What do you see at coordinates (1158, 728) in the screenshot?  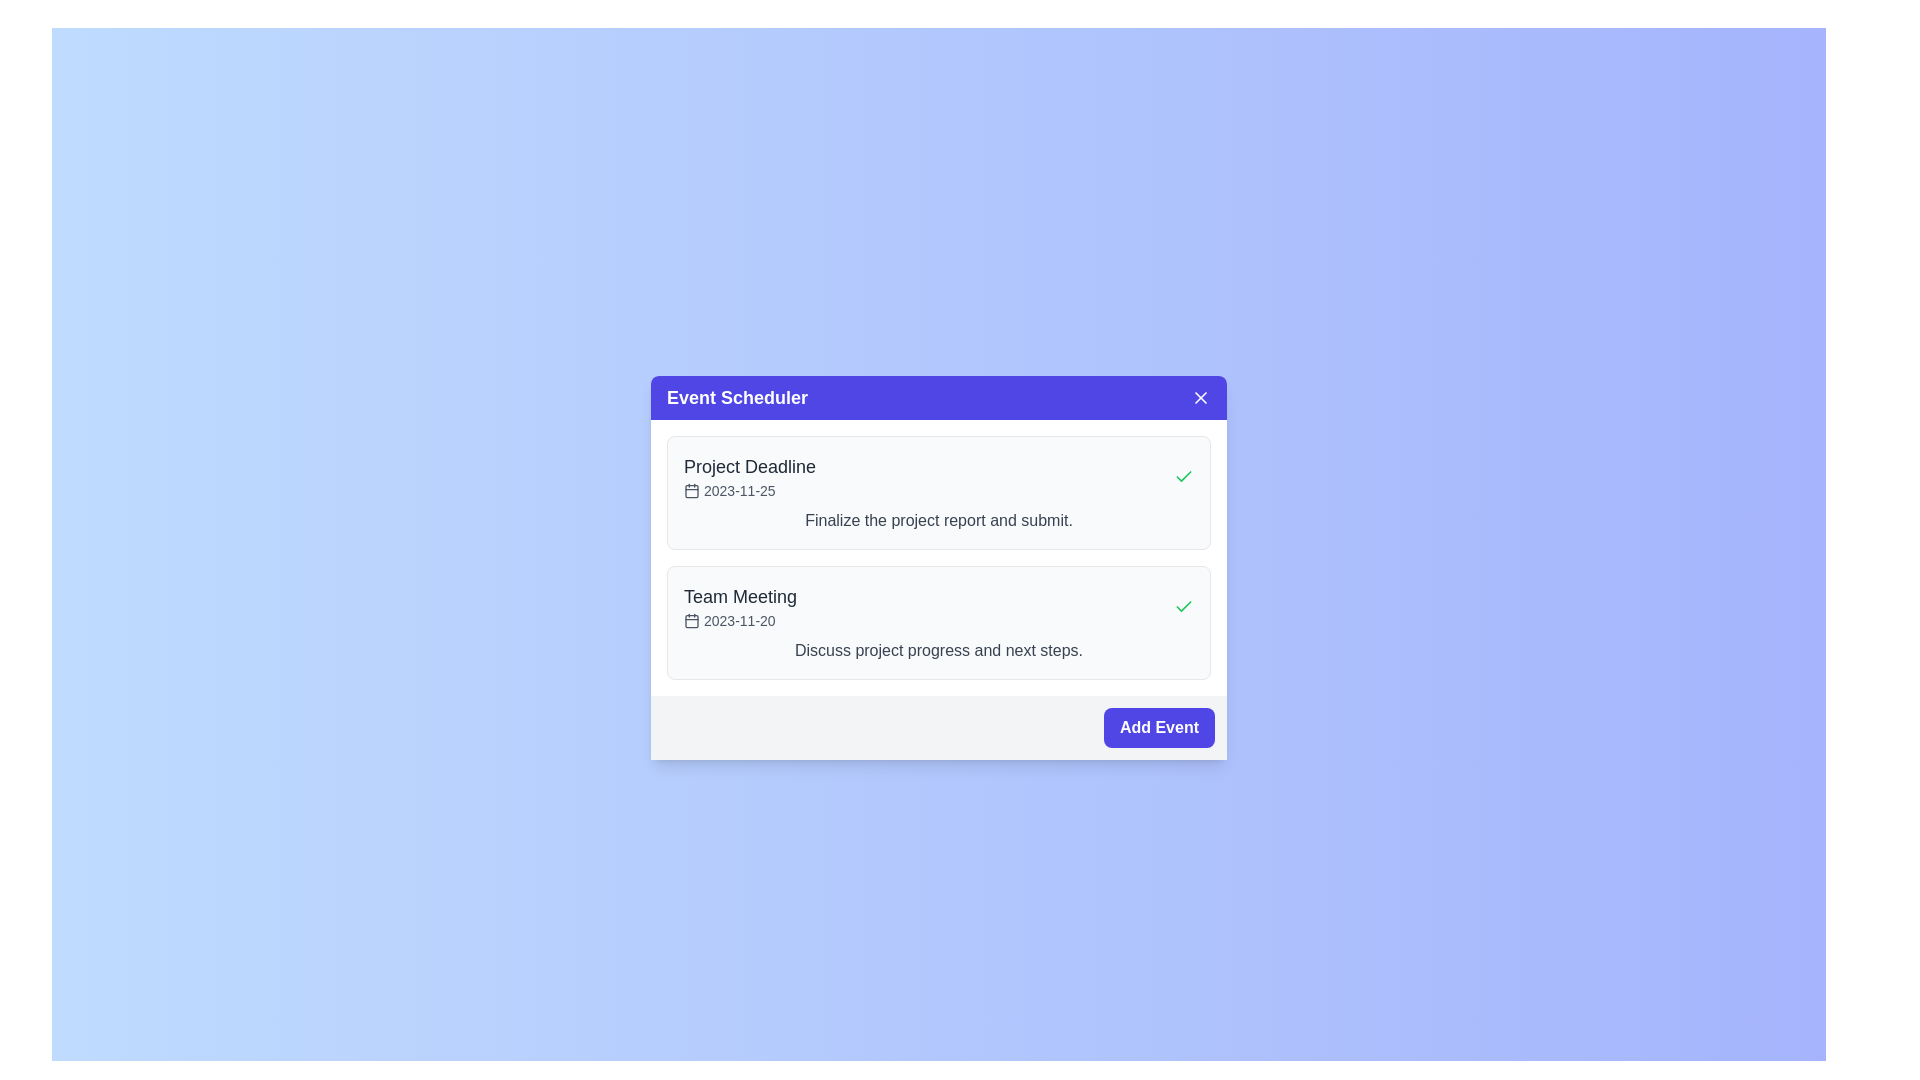 I see `the 'Add Event' button to trigger the corresponding action` at bounding box center [1158, 728].